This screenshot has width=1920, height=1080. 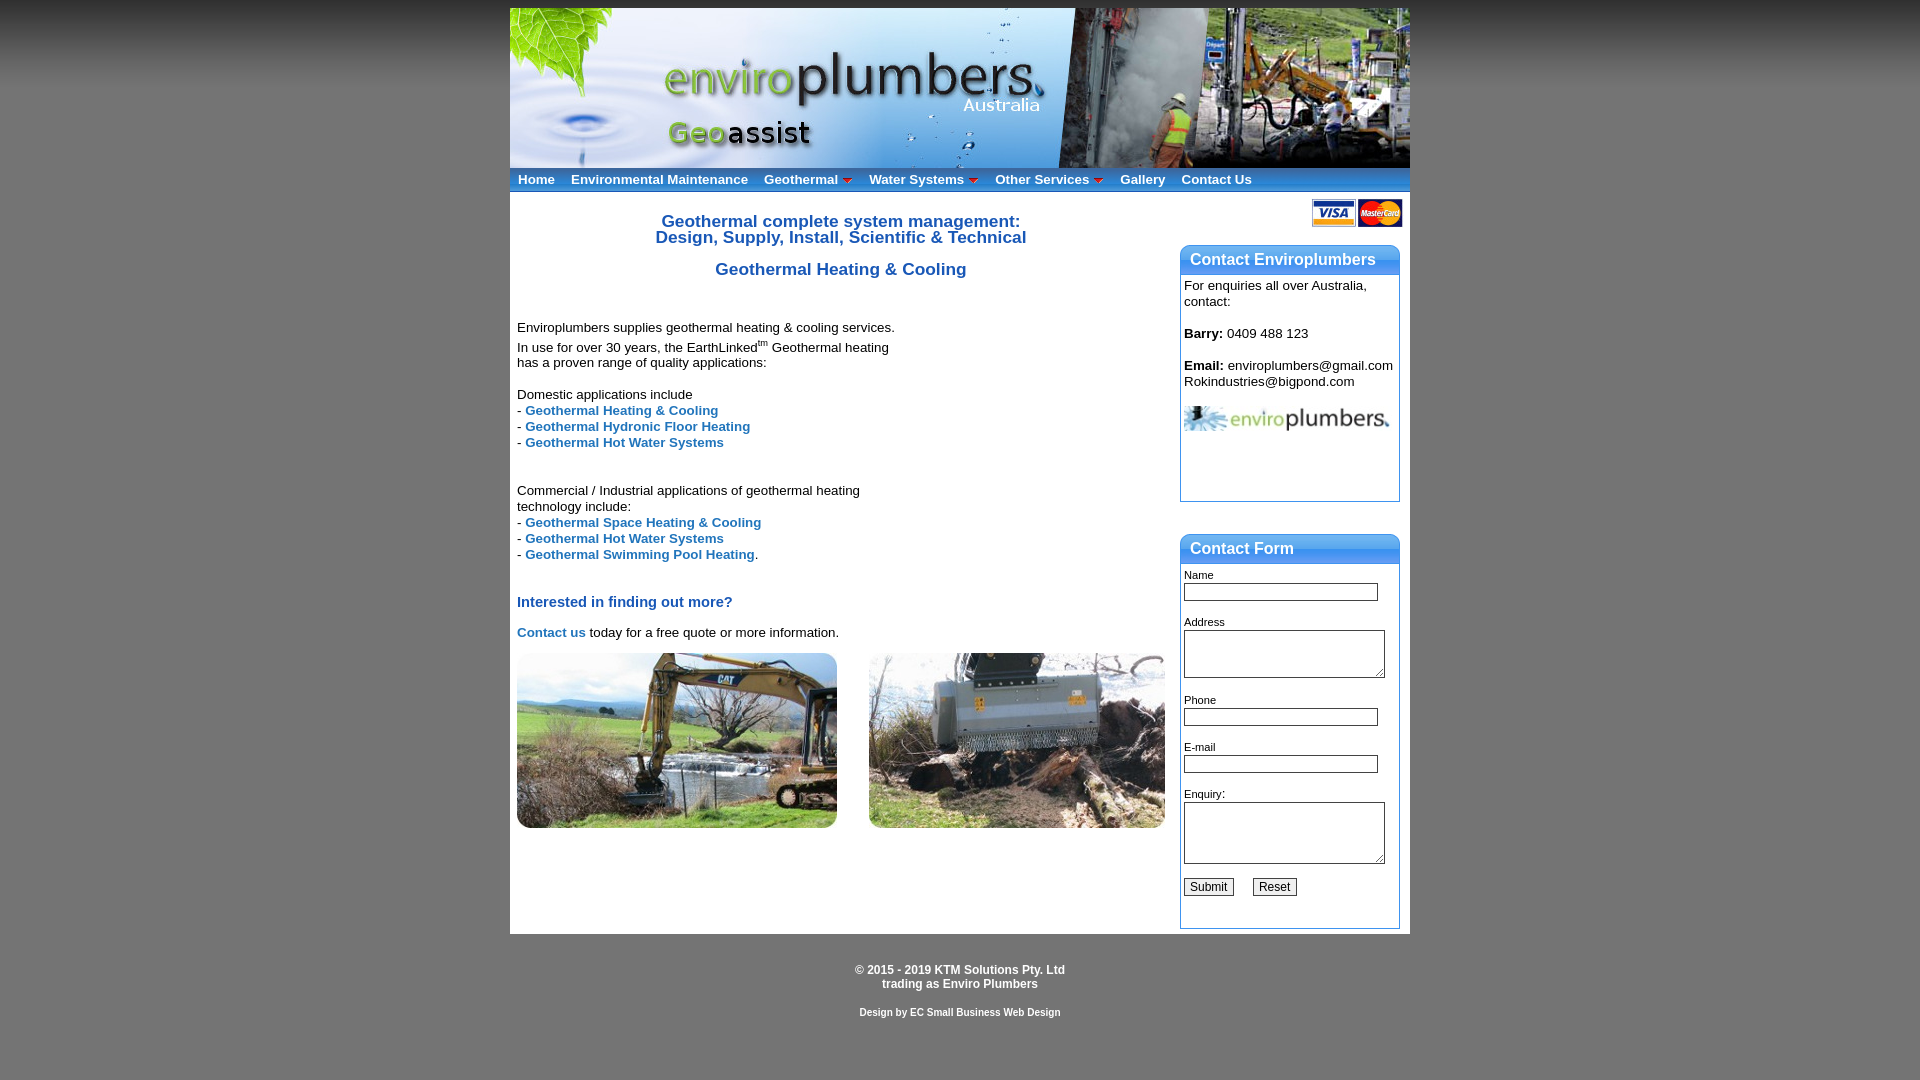 I want to click on 'Geothermal Space Heating & Cooling', so click(x=524, y=521).